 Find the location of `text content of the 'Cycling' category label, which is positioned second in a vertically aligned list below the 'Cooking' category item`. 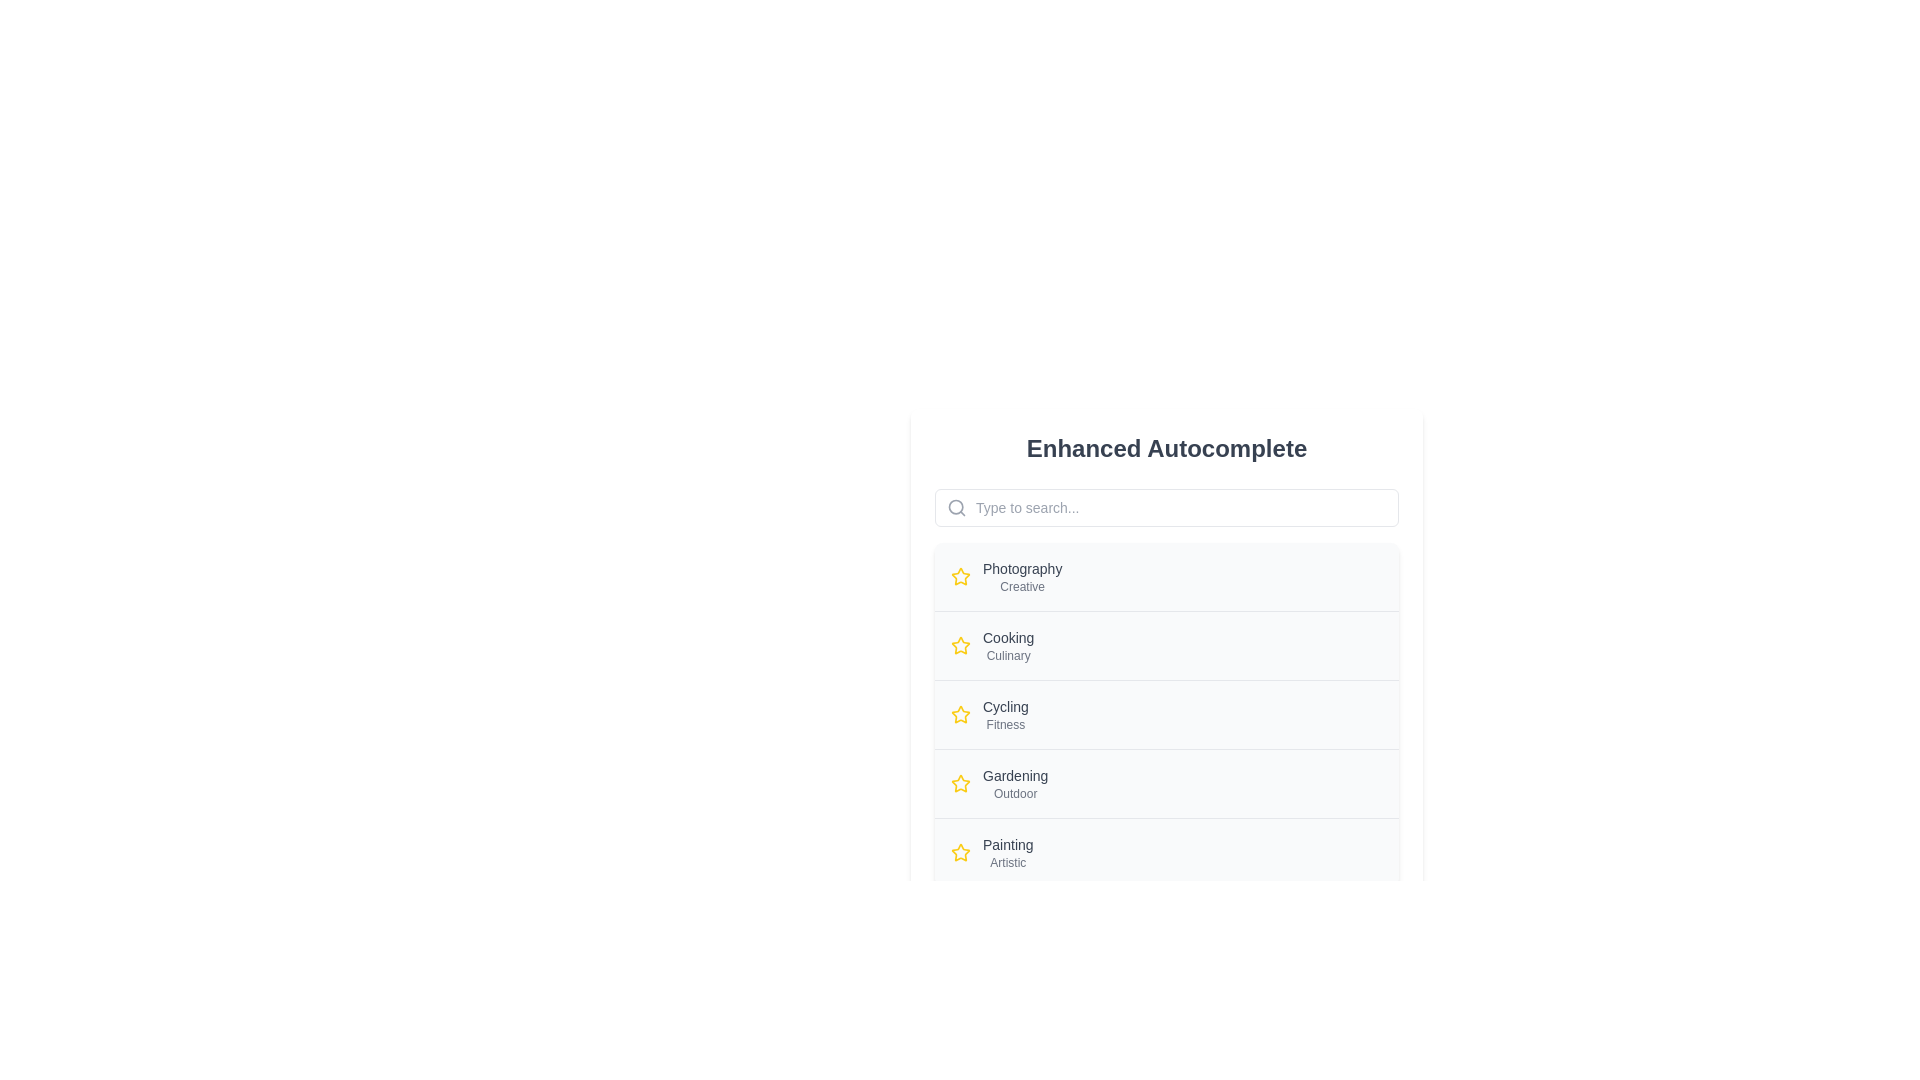

text content of the 'Cycling' category label, which is positioned second in a vertically aligned list below the 'Cooking' category item is located at coordinates (1005, 705).